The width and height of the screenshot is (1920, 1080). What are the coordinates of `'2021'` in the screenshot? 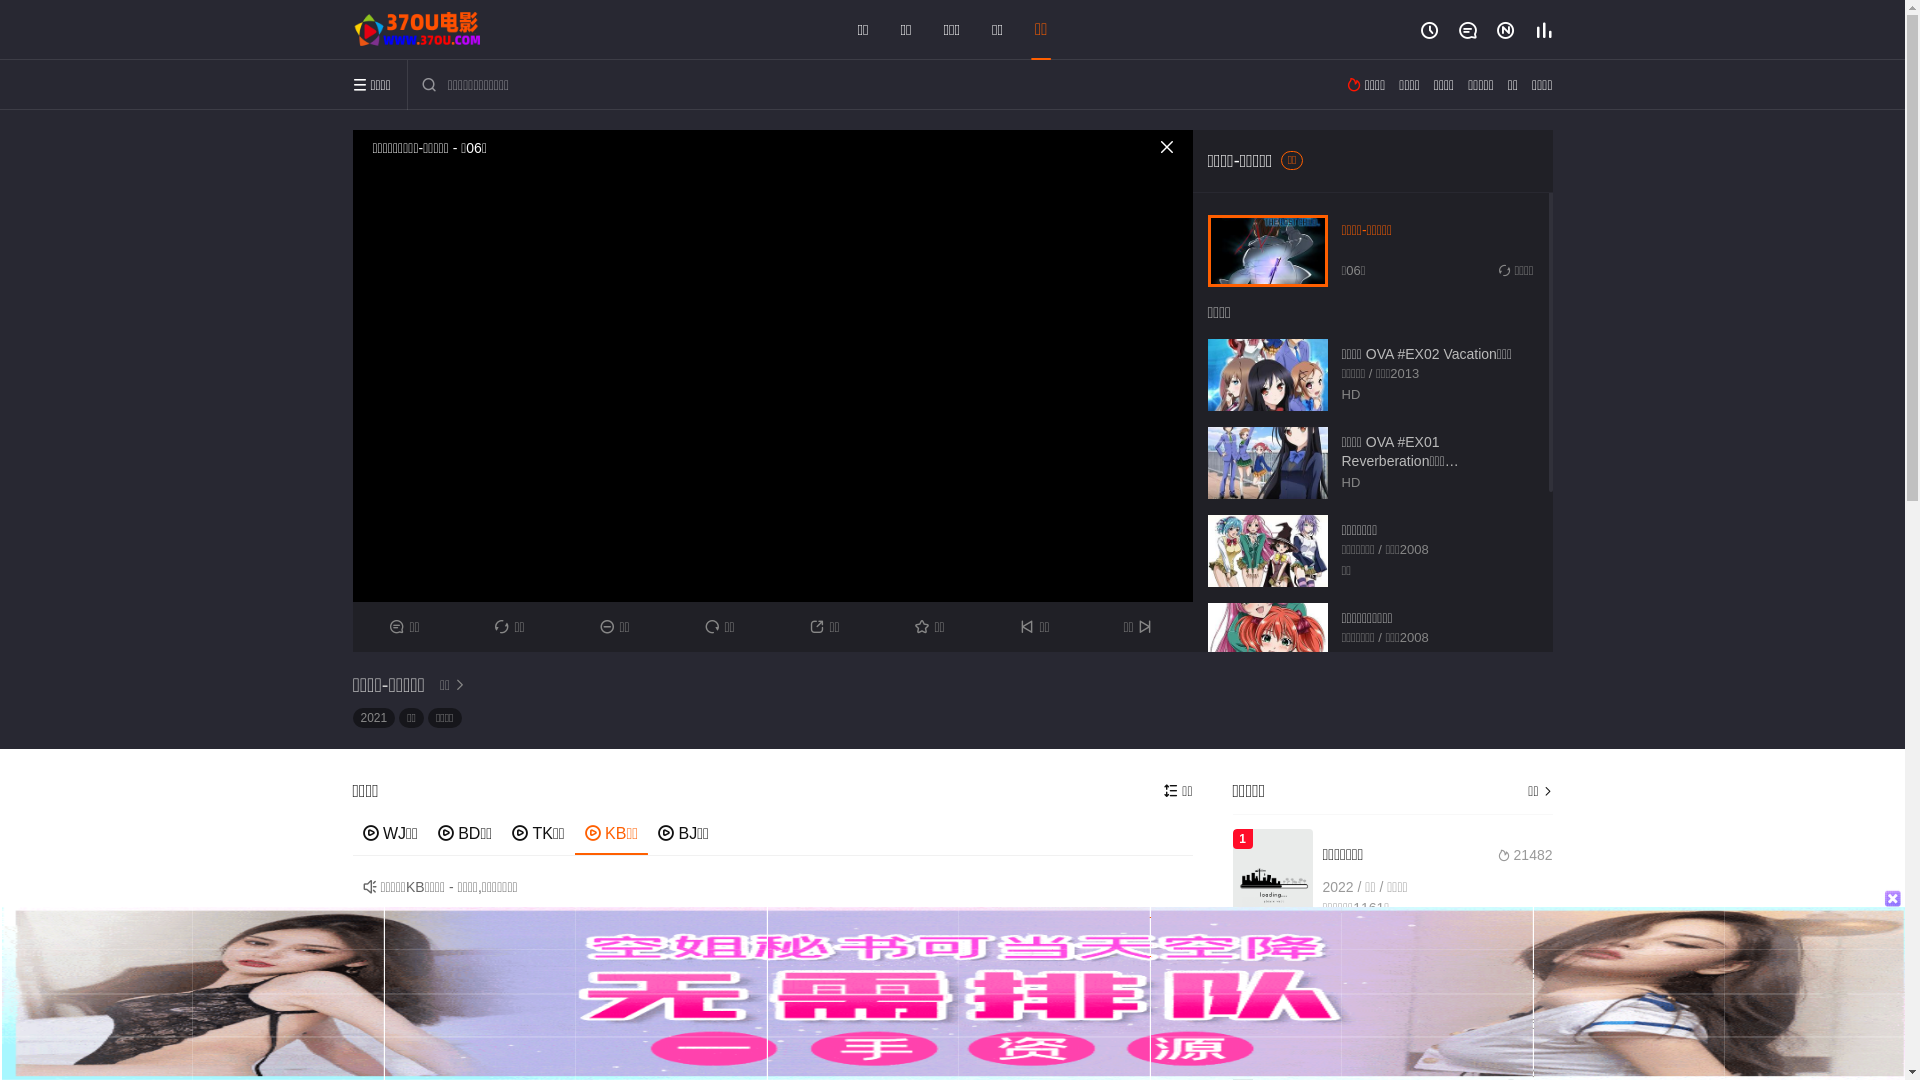 It's located at (373, 716).